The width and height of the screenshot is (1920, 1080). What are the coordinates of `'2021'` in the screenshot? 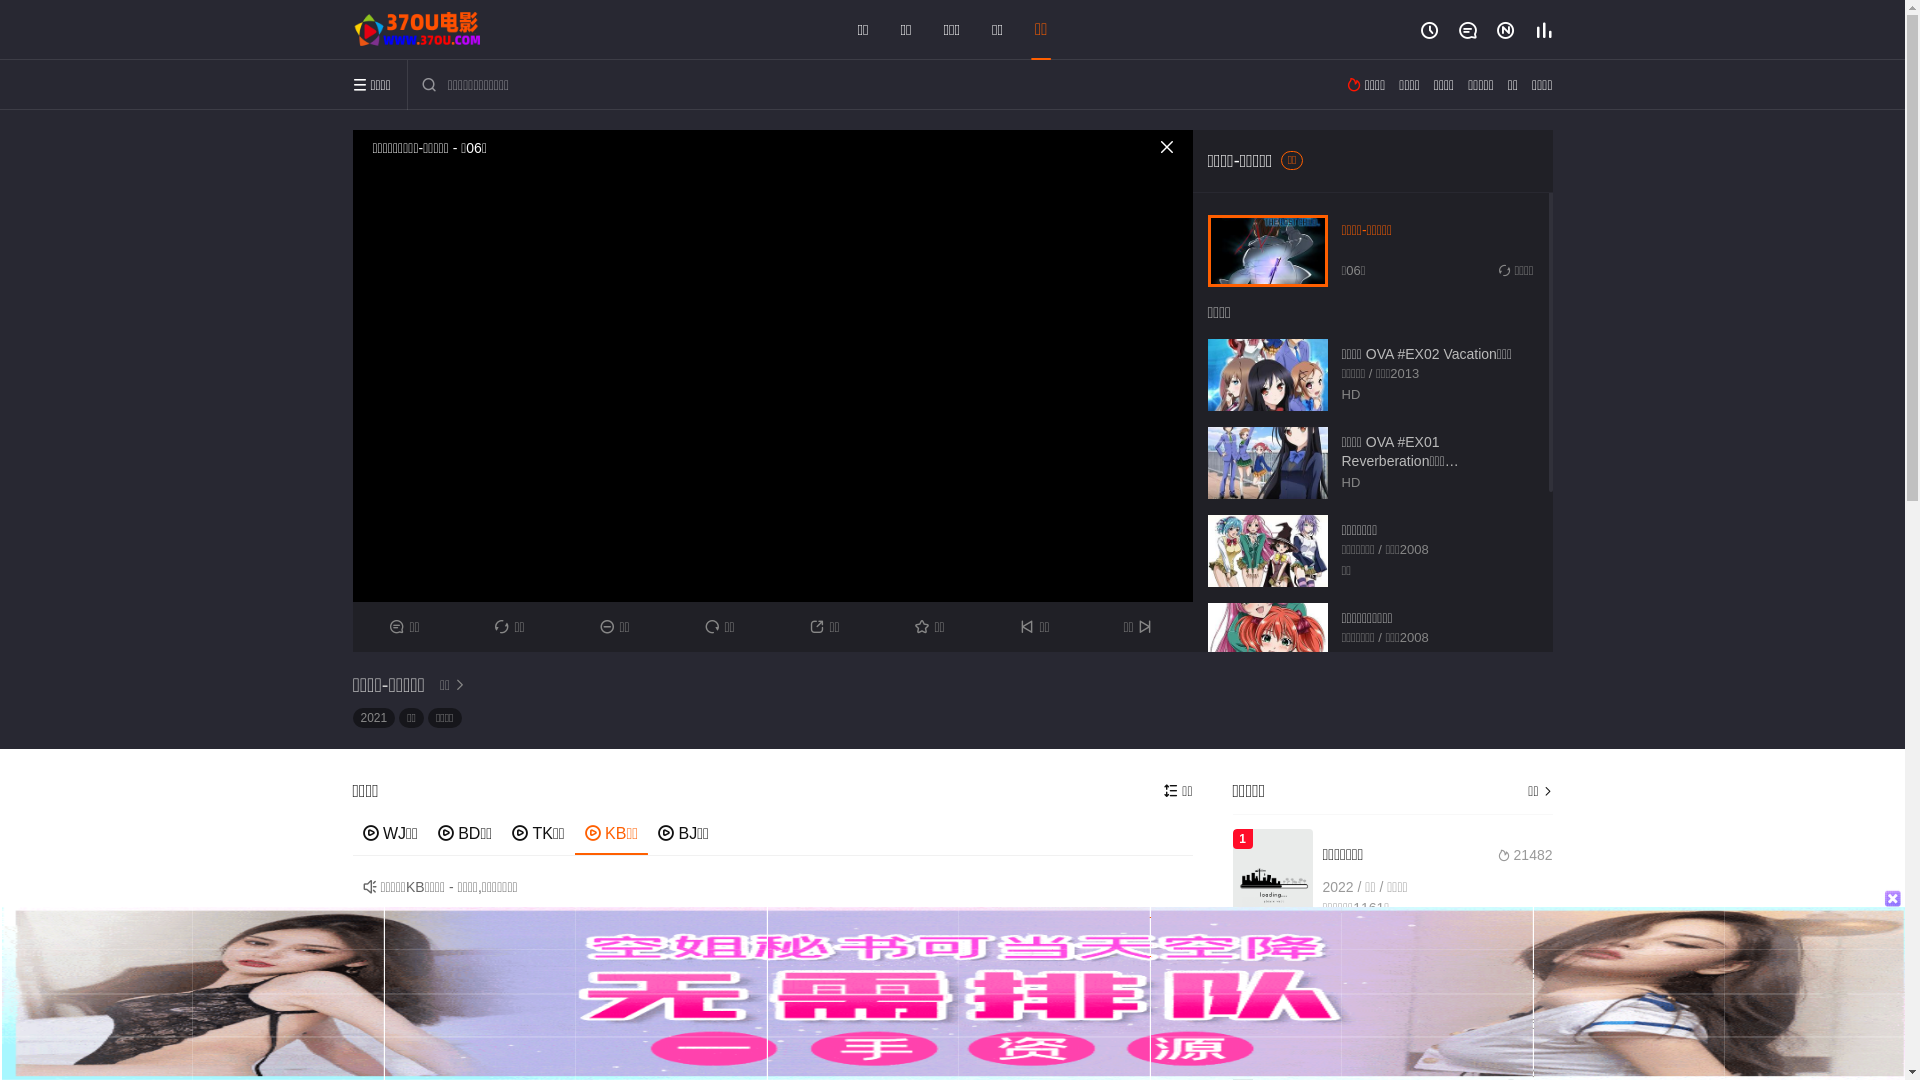 It's located at (373, 716).